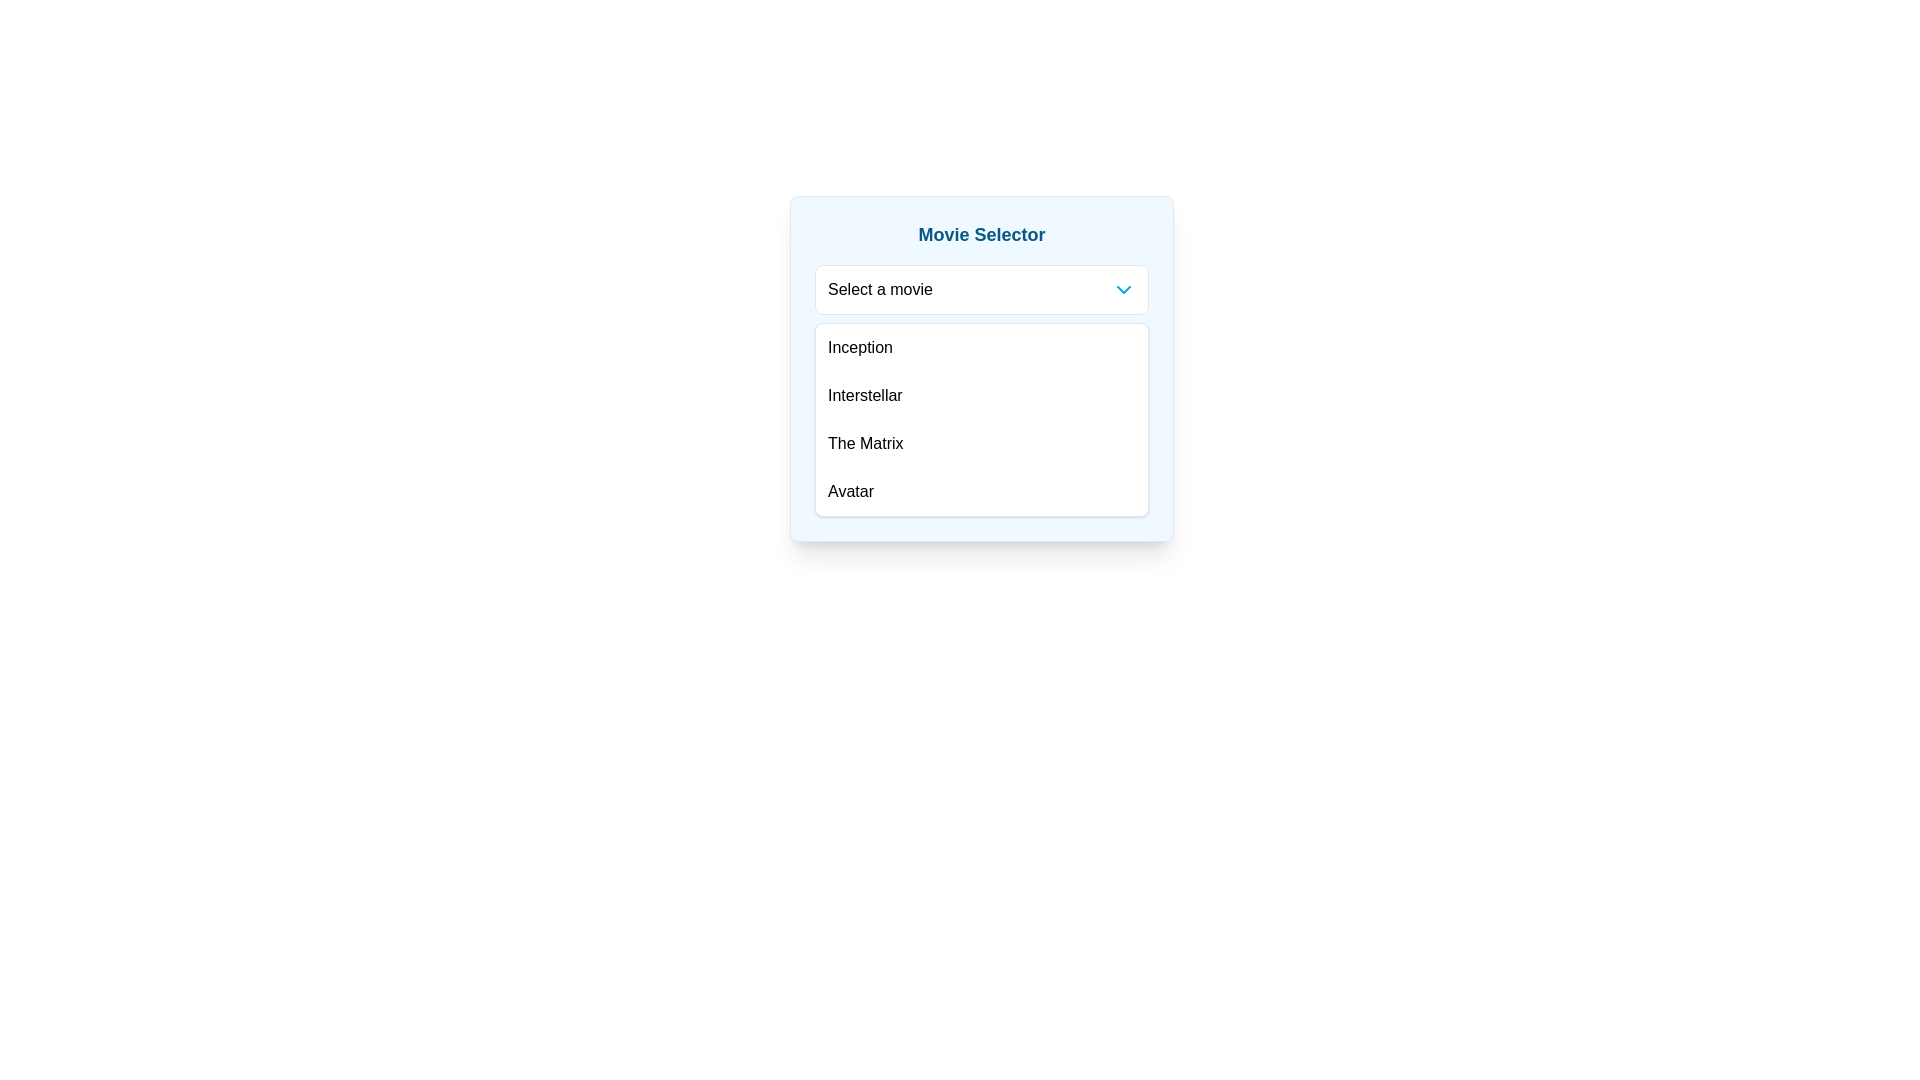  I want to click on the third item in the 'Movie Selector' dropdown menu, so click(865, 442).